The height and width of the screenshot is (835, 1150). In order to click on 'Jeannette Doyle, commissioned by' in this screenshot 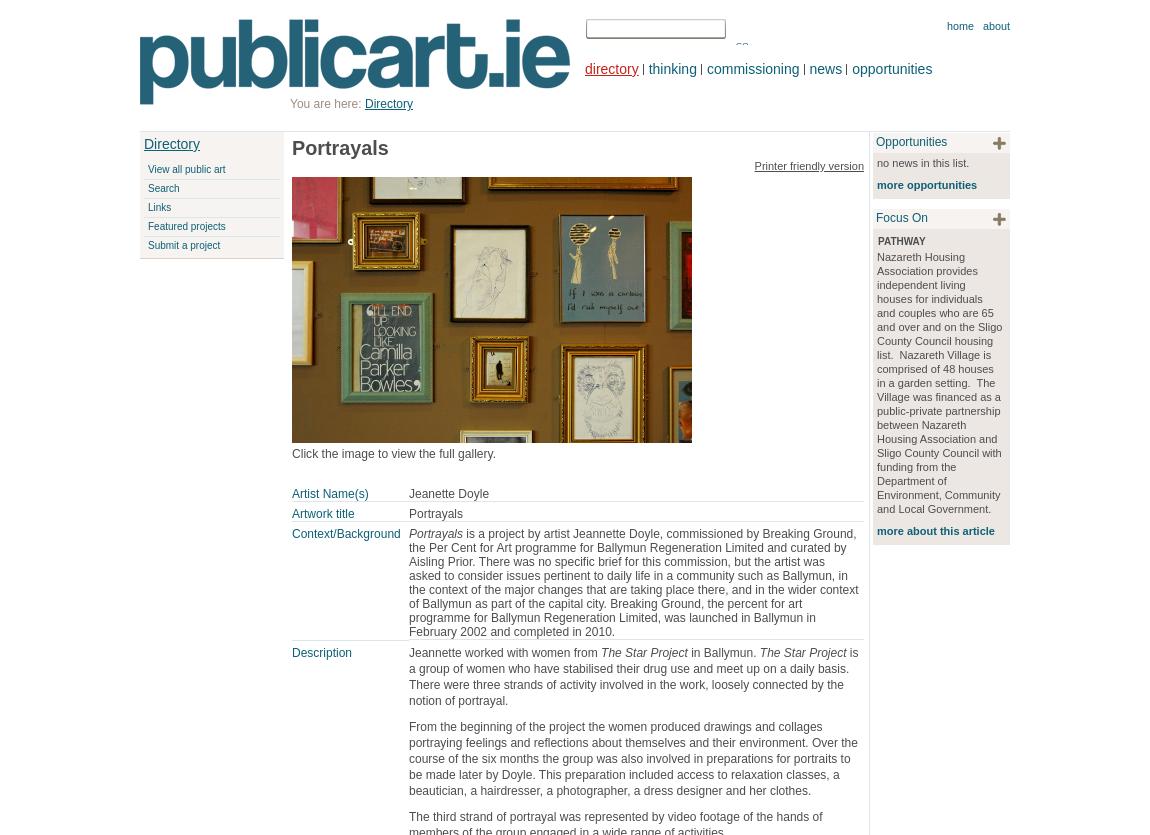, I will do `click(666, 533)`.